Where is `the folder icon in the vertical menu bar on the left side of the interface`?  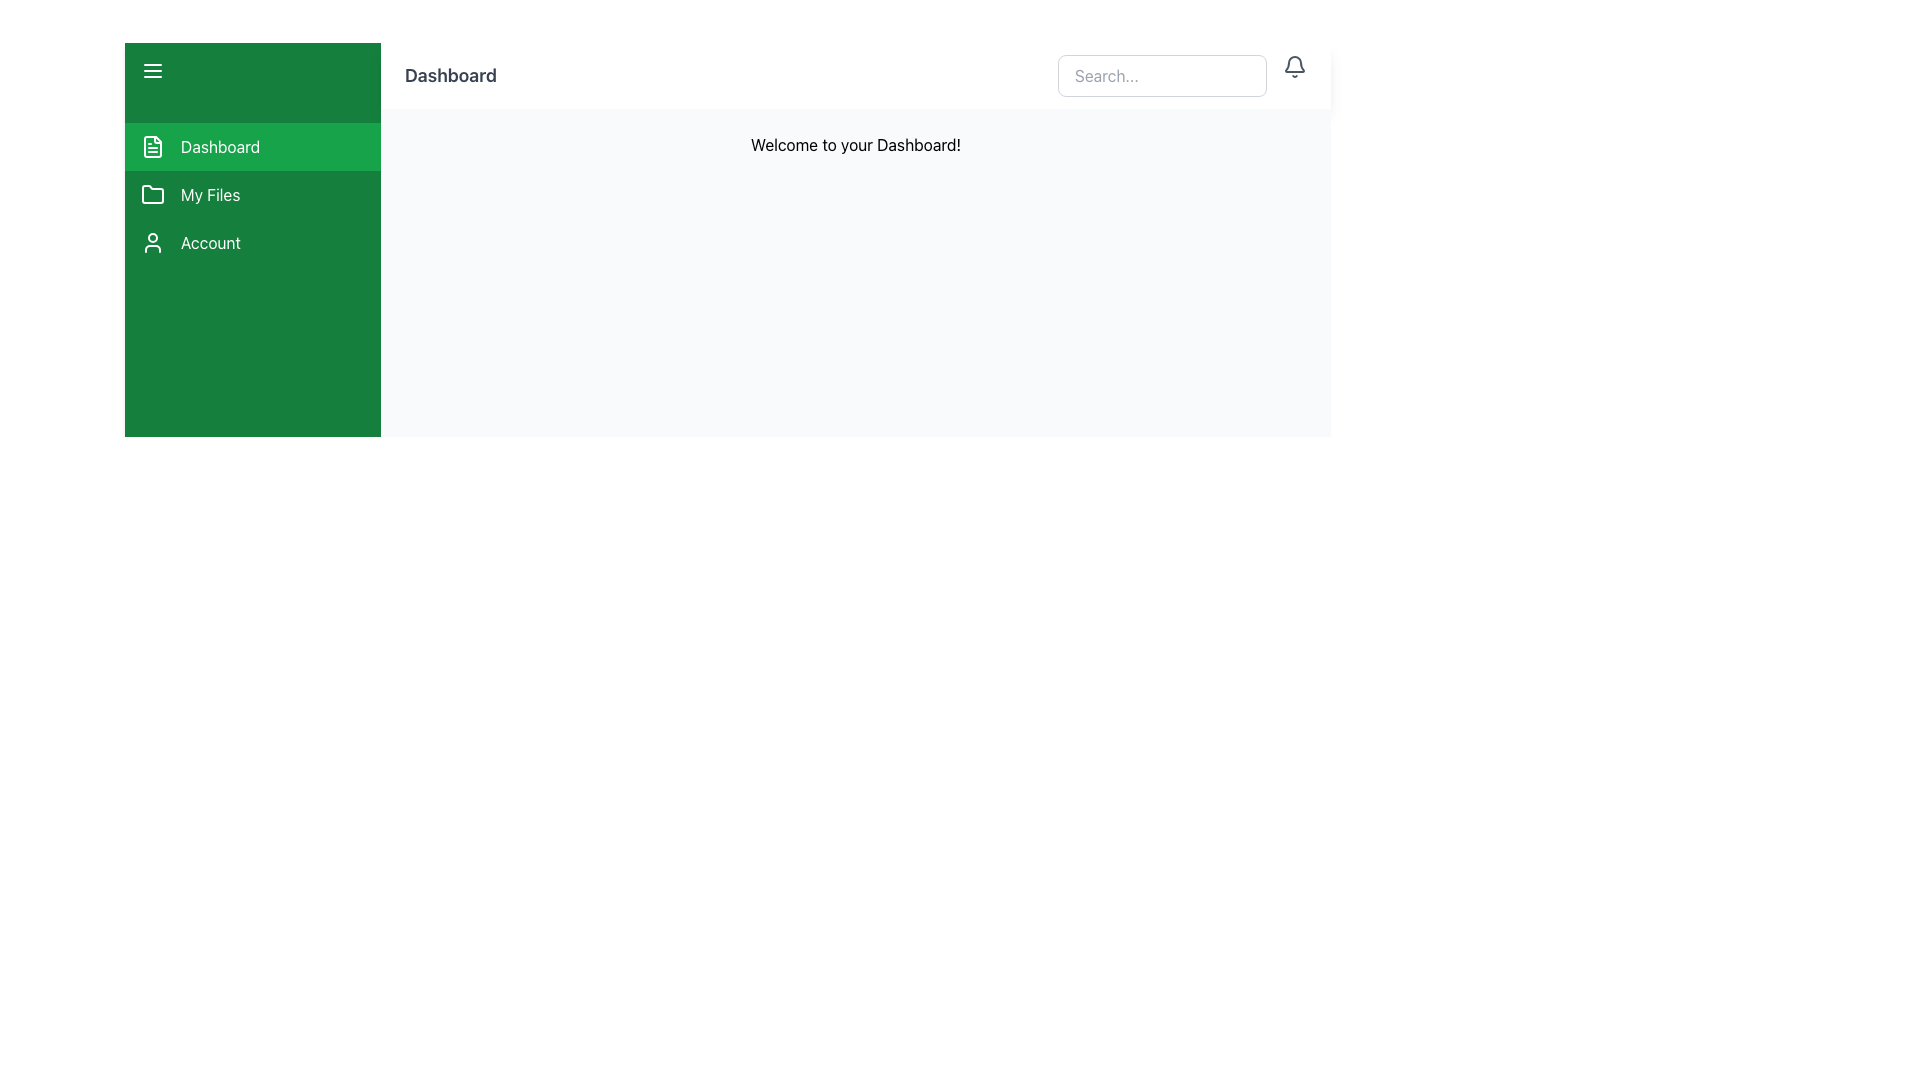 the folder icon in the vertical menu bar on the left side of the interface is located at coordinates (152, 194).